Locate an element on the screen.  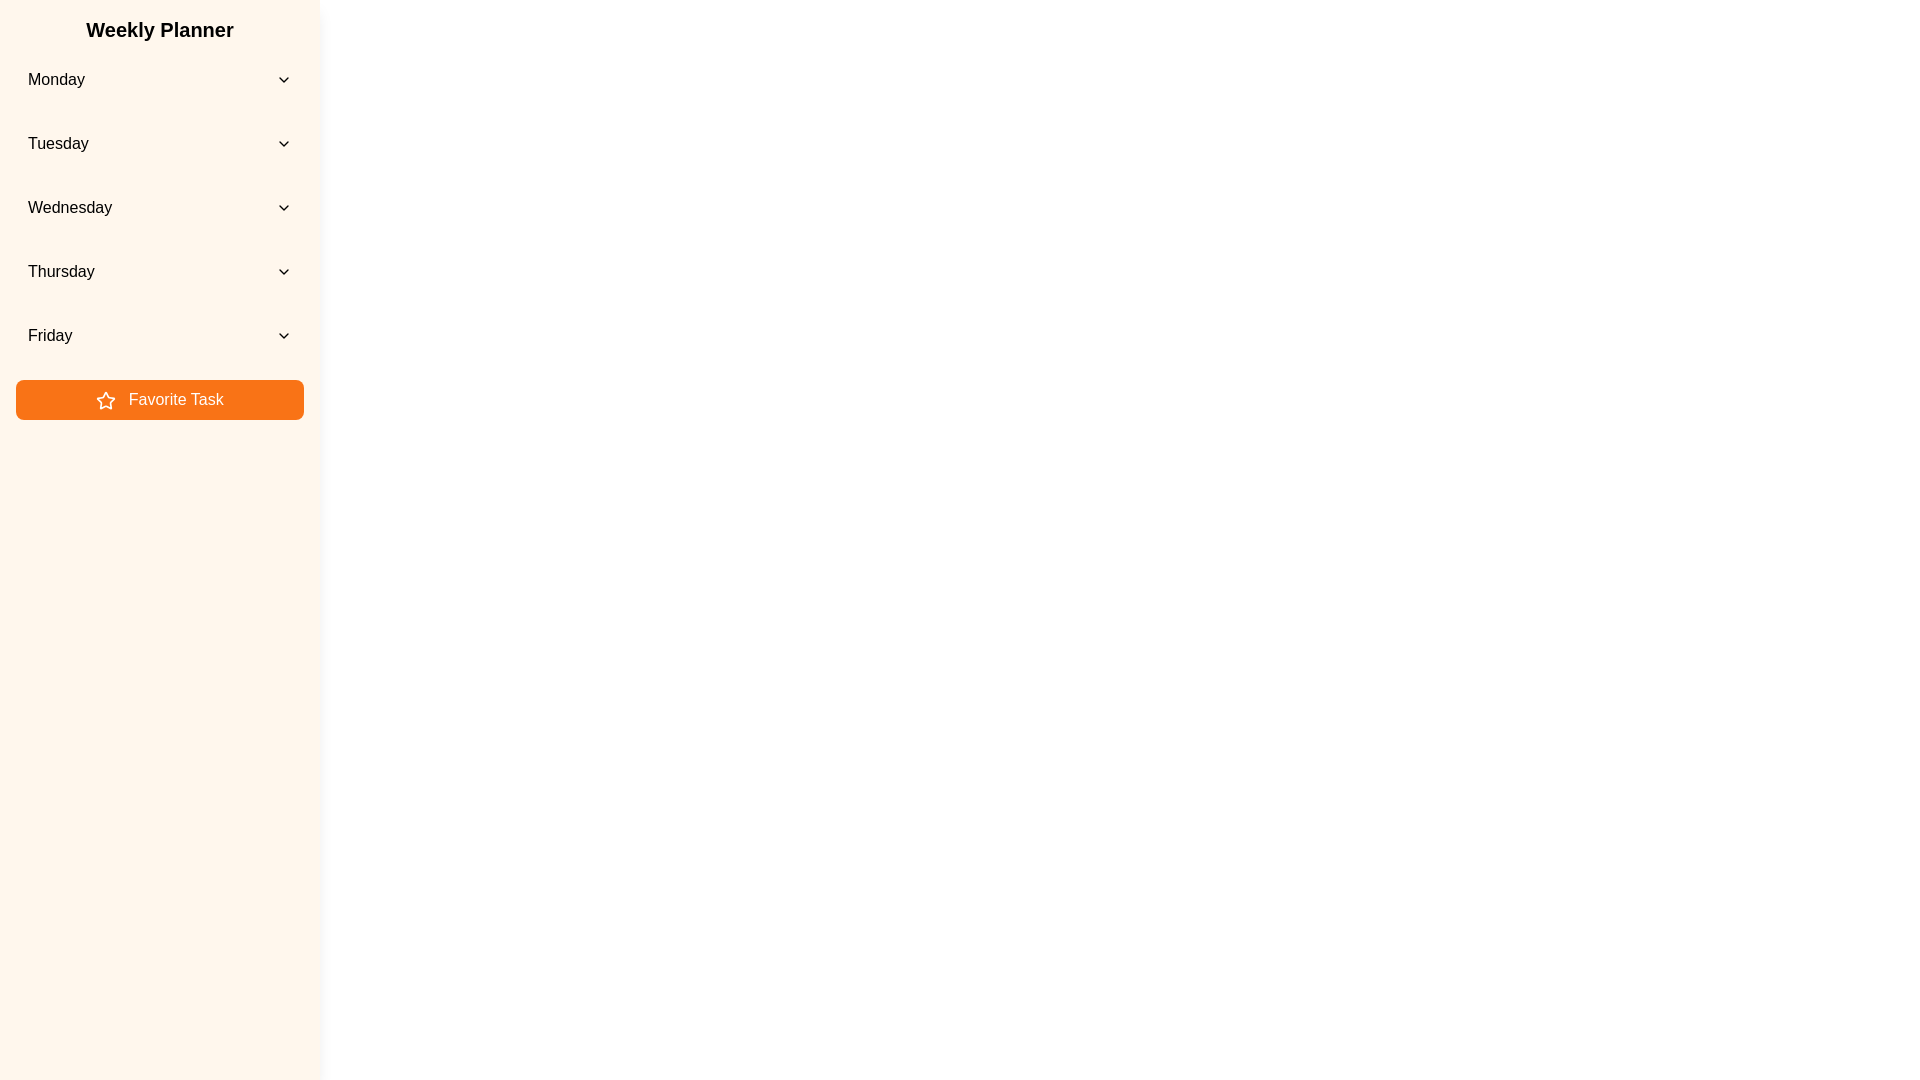
the day Monday from the list to view its events is located at coordinates (158, 79).